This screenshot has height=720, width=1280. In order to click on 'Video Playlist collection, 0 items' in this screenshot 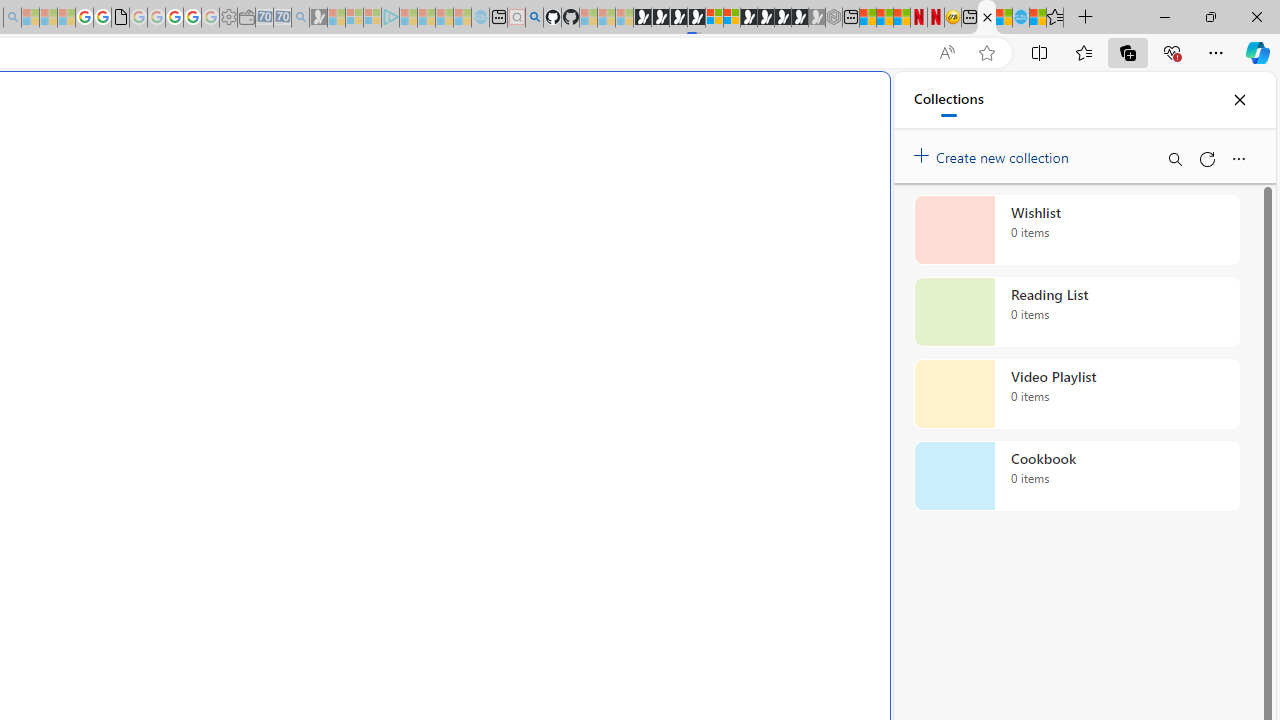, I will do `click(1076, 394)`.